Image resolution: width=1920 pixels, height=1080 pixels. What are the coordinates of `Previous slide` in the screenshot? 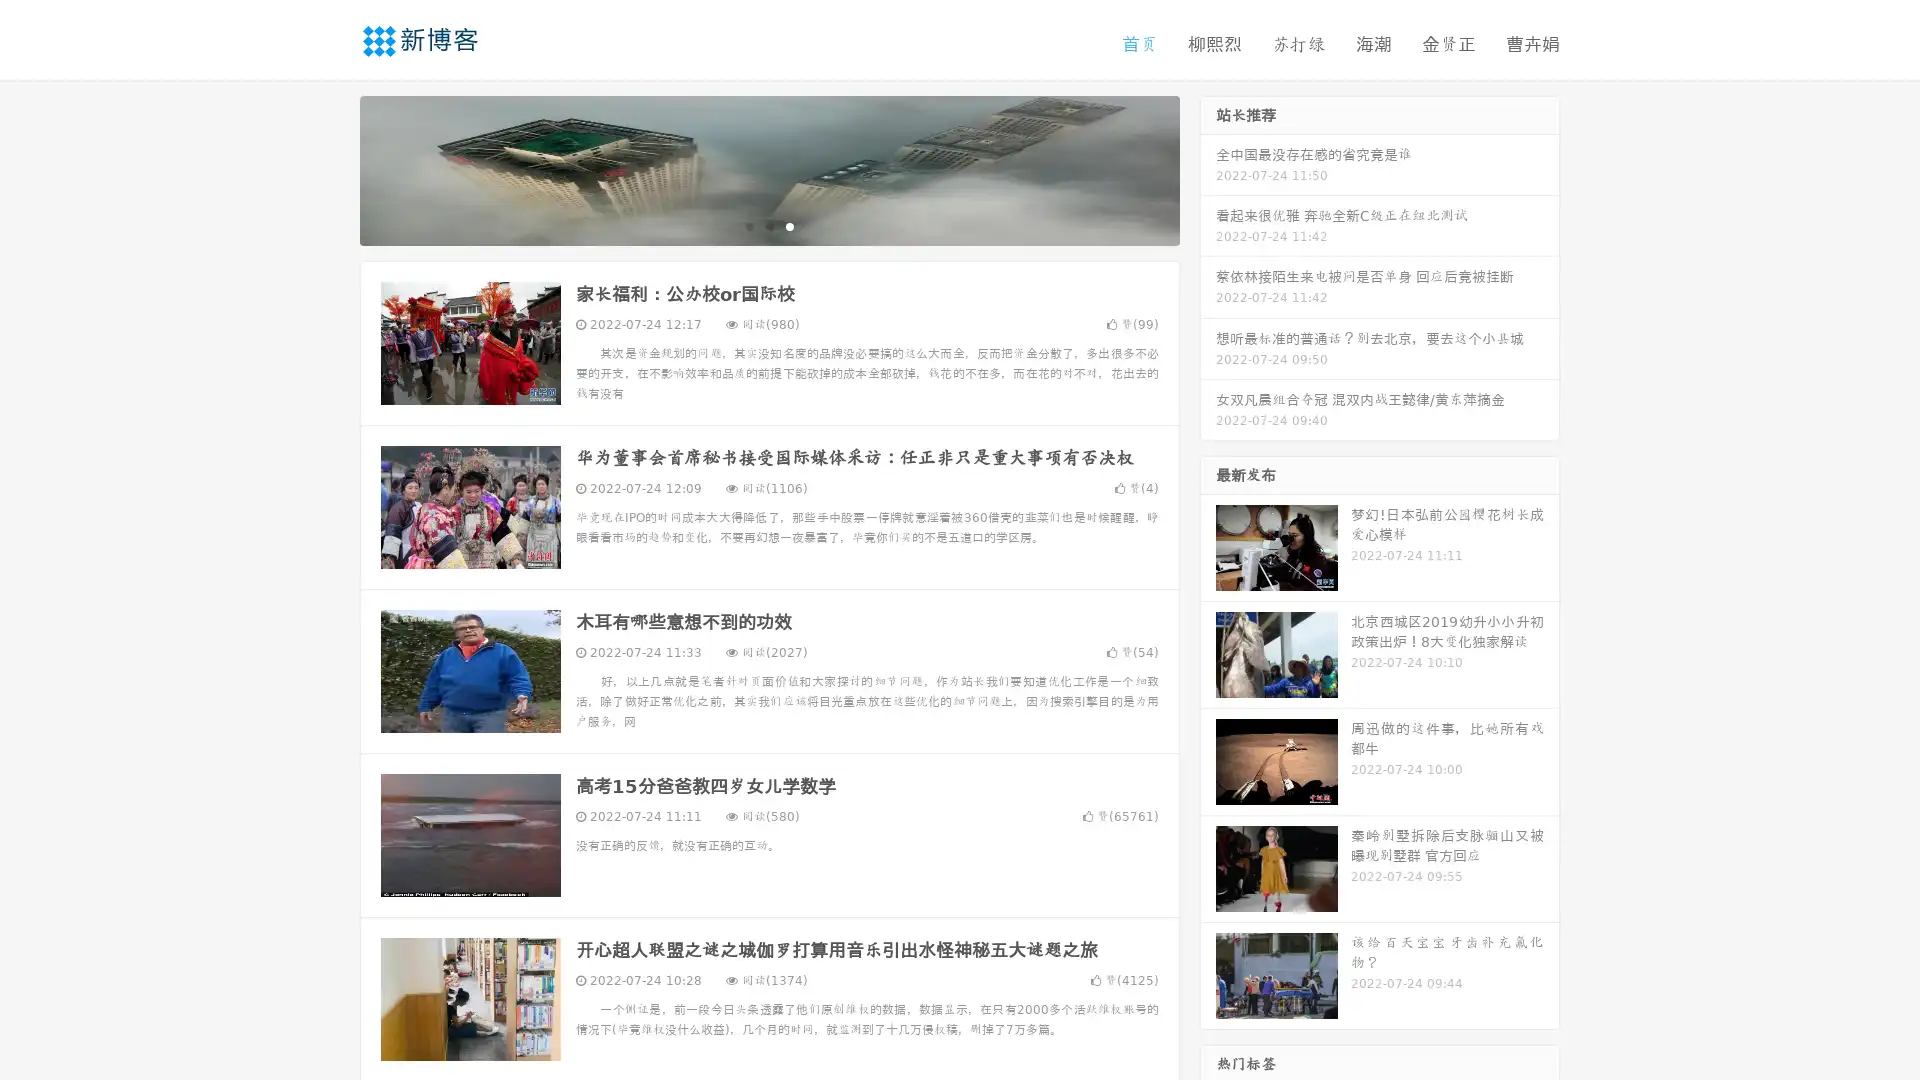 It's located at (330, 168).